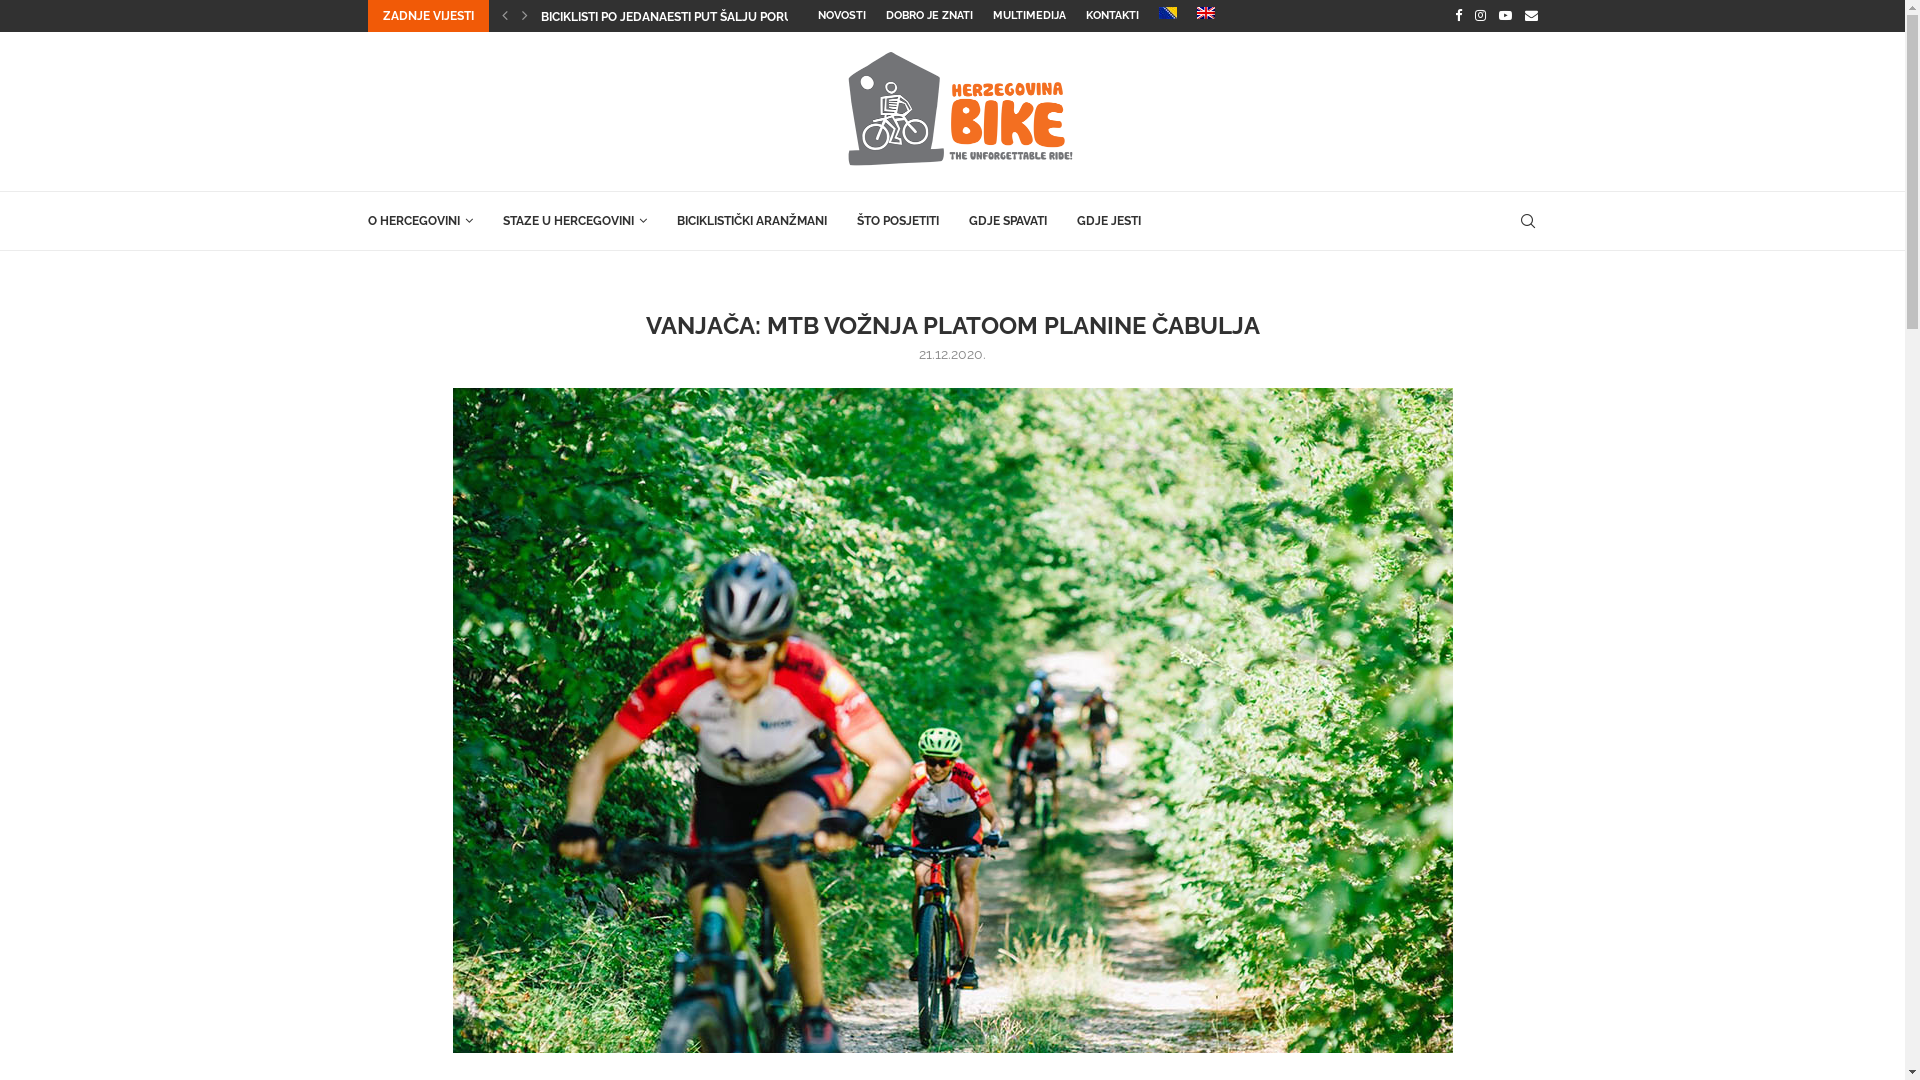  What do you see at coordinates (1111, 15) in the screenshot?
I see `'KONTAKTI'` at bounding box center [1111, 15].